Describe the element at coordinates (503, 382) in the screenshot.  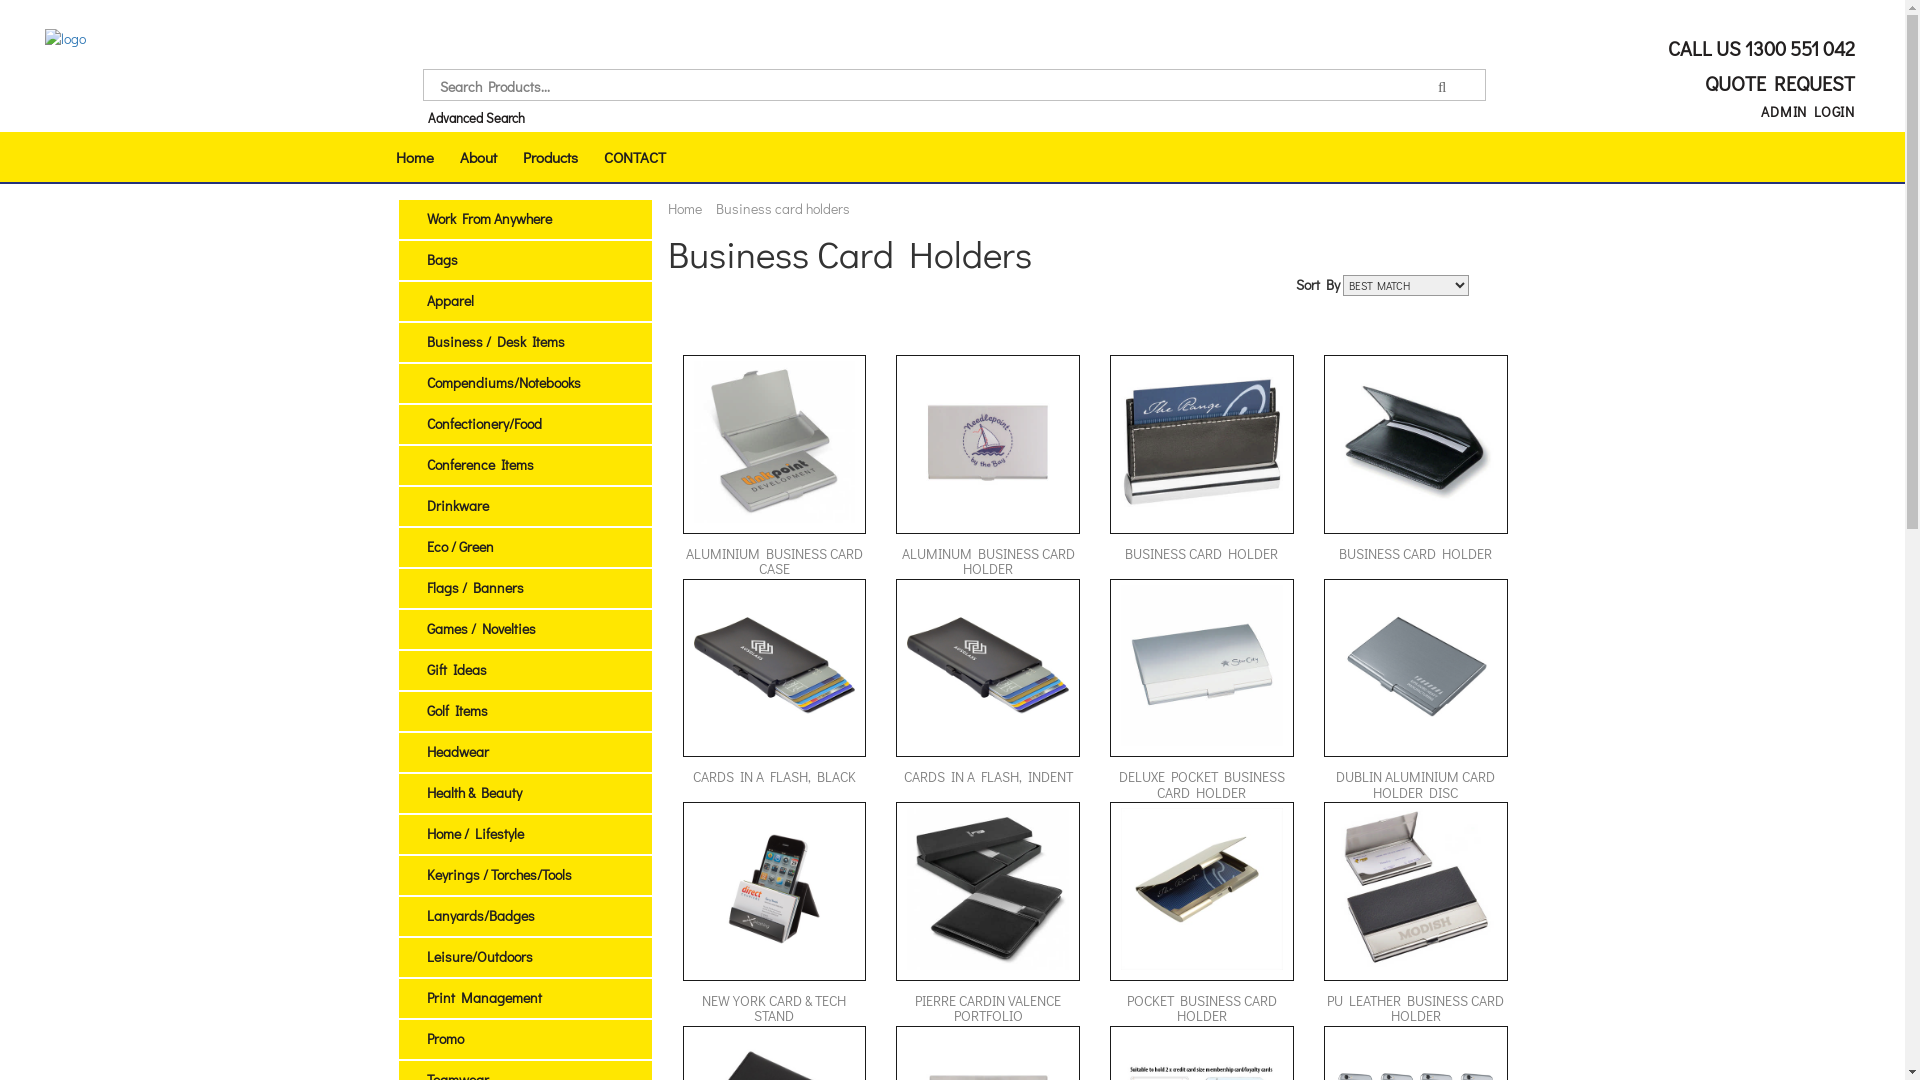
I see `'Compendiums/Notebooks'` at that location.